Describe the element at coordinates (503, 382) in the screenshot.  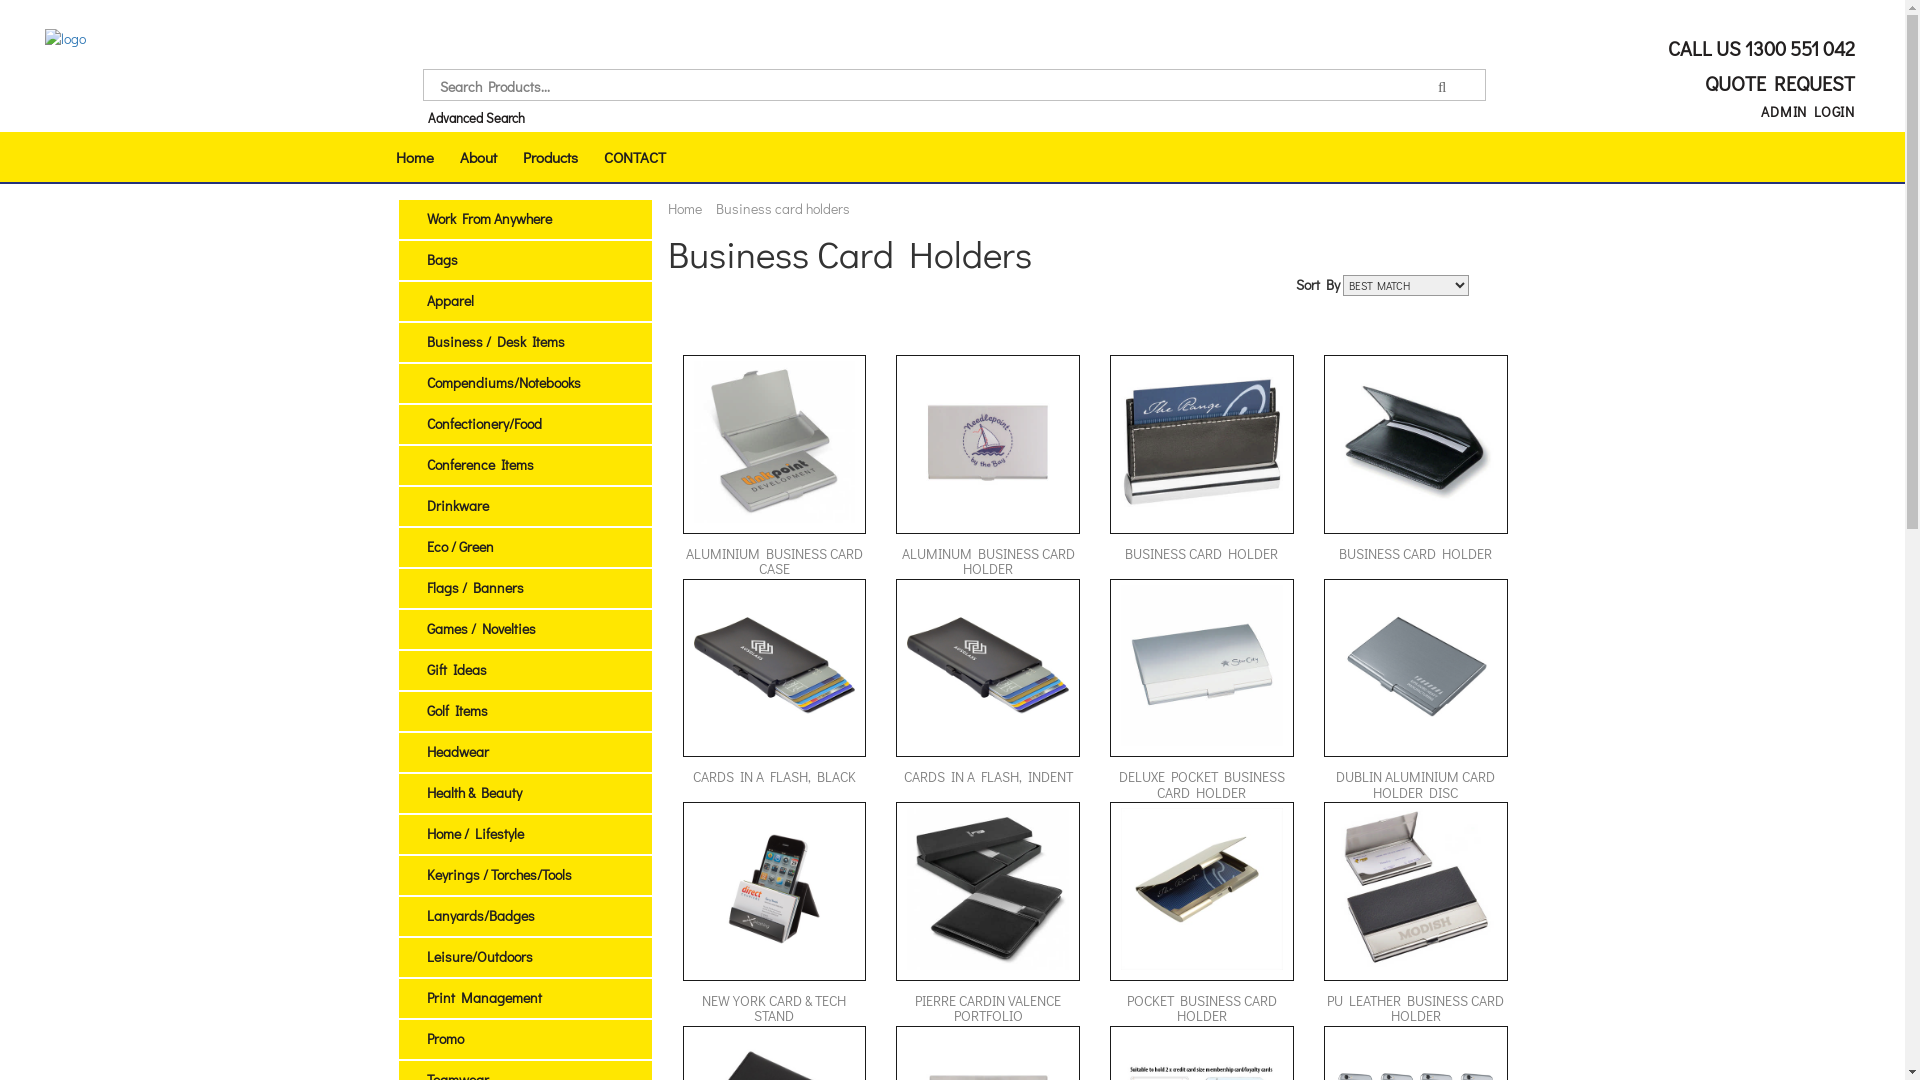
I see `'Compendiums/Notebooks'` at that location.